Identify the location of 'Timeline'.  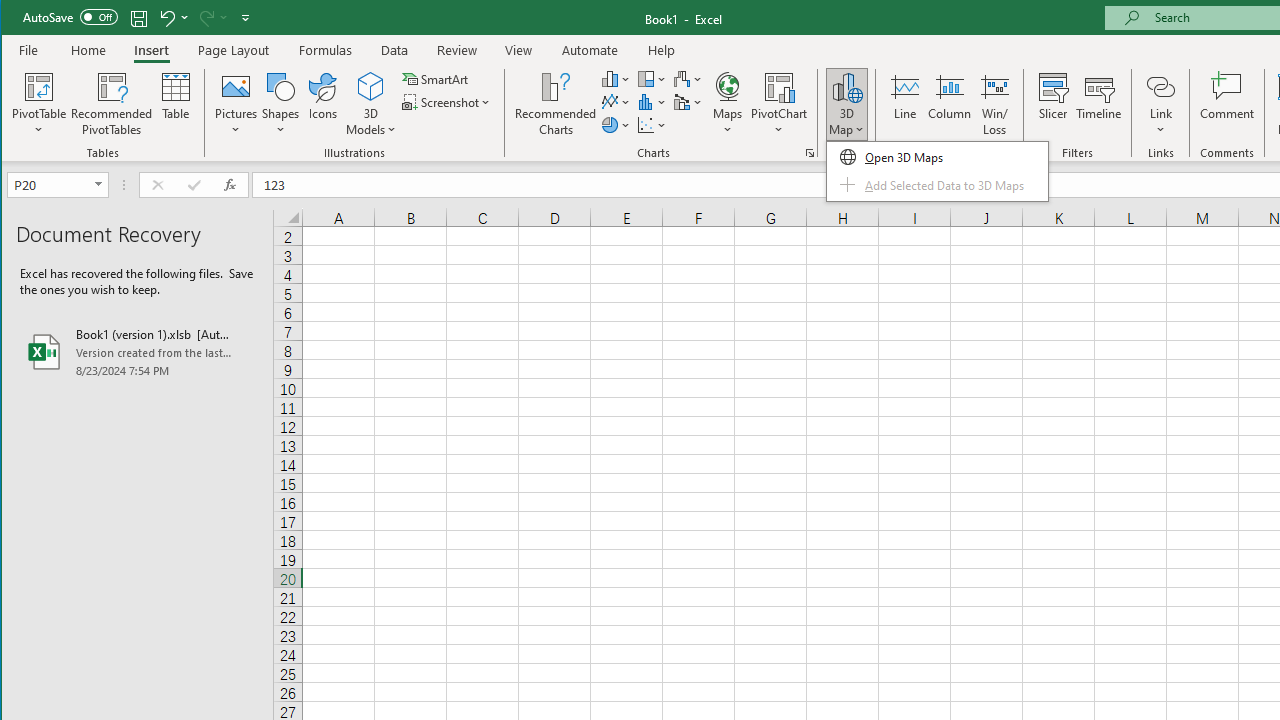
(1097, 104).